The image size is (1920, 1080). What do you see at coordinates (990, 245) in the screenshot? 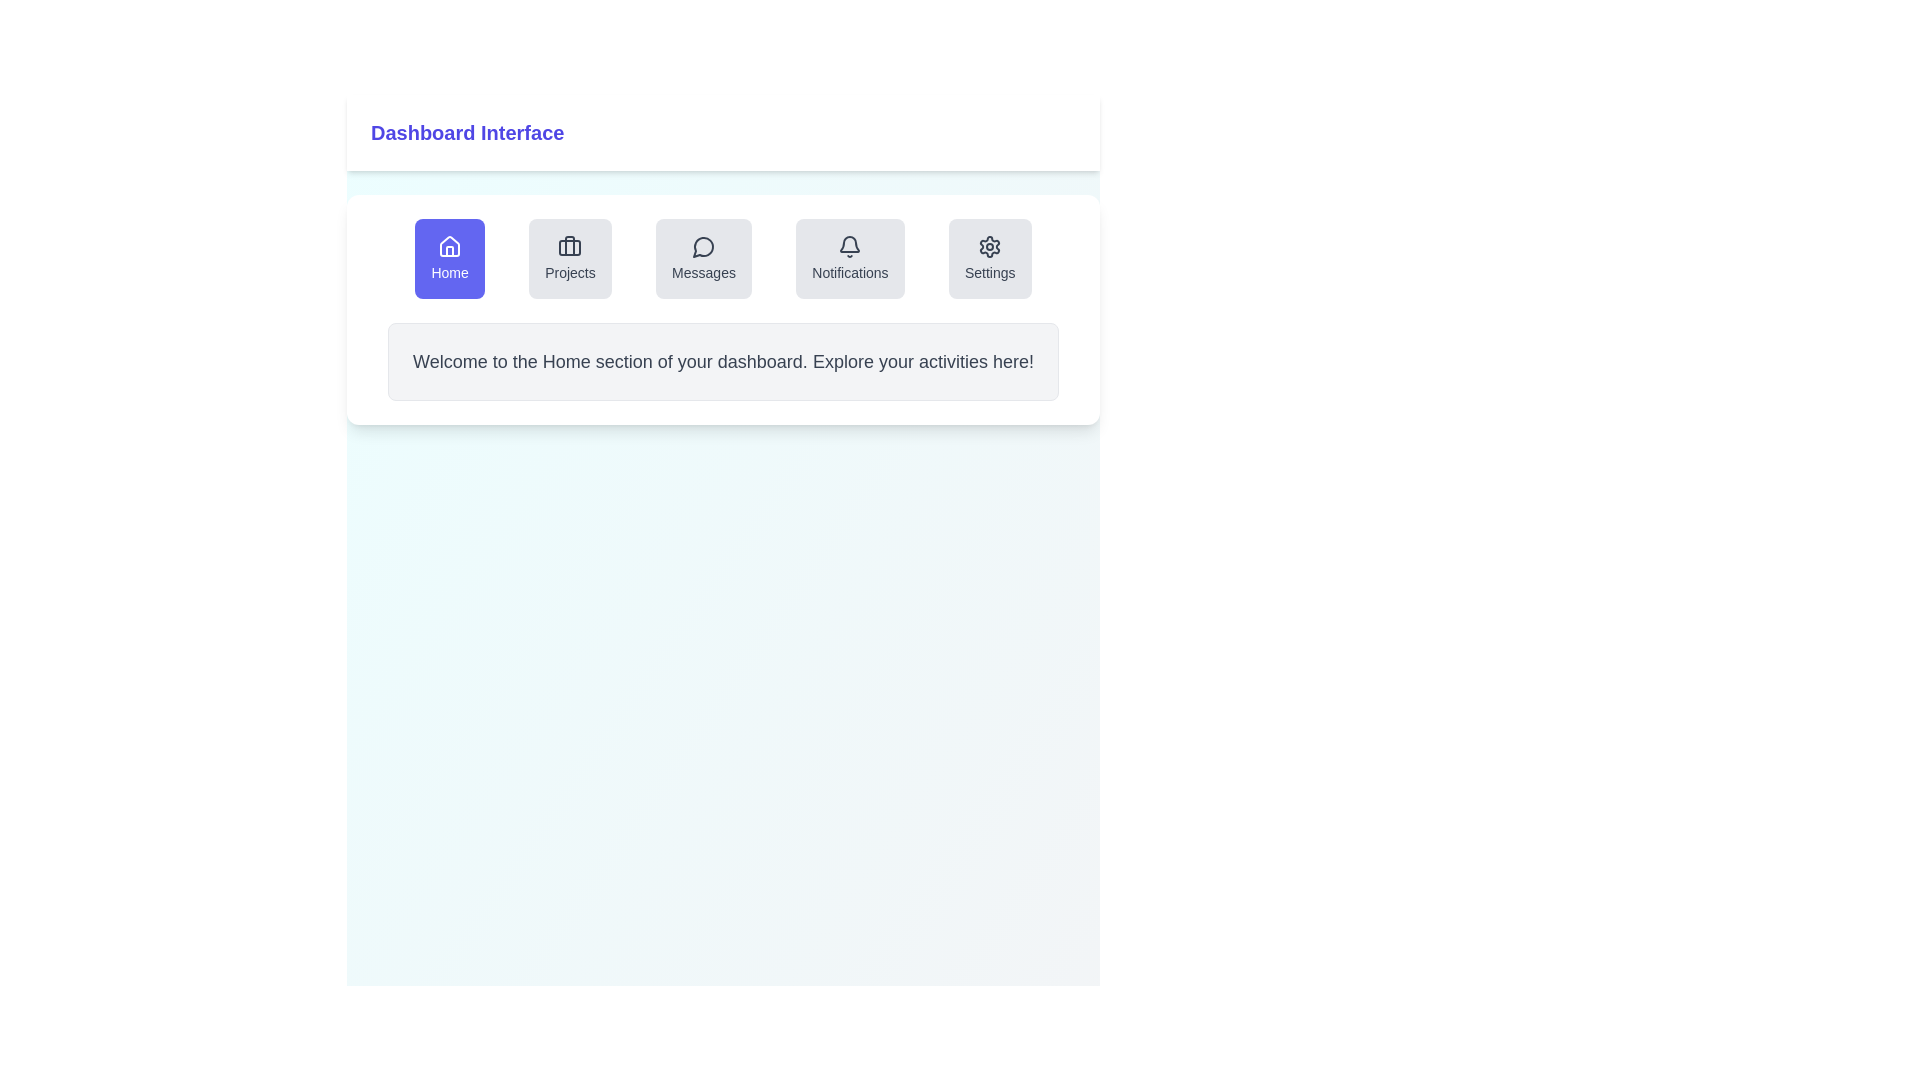
I see `the gear icon located at the end of a row of five icons, adjacent to the text 'Settings'` at bounding box center [990, 245].